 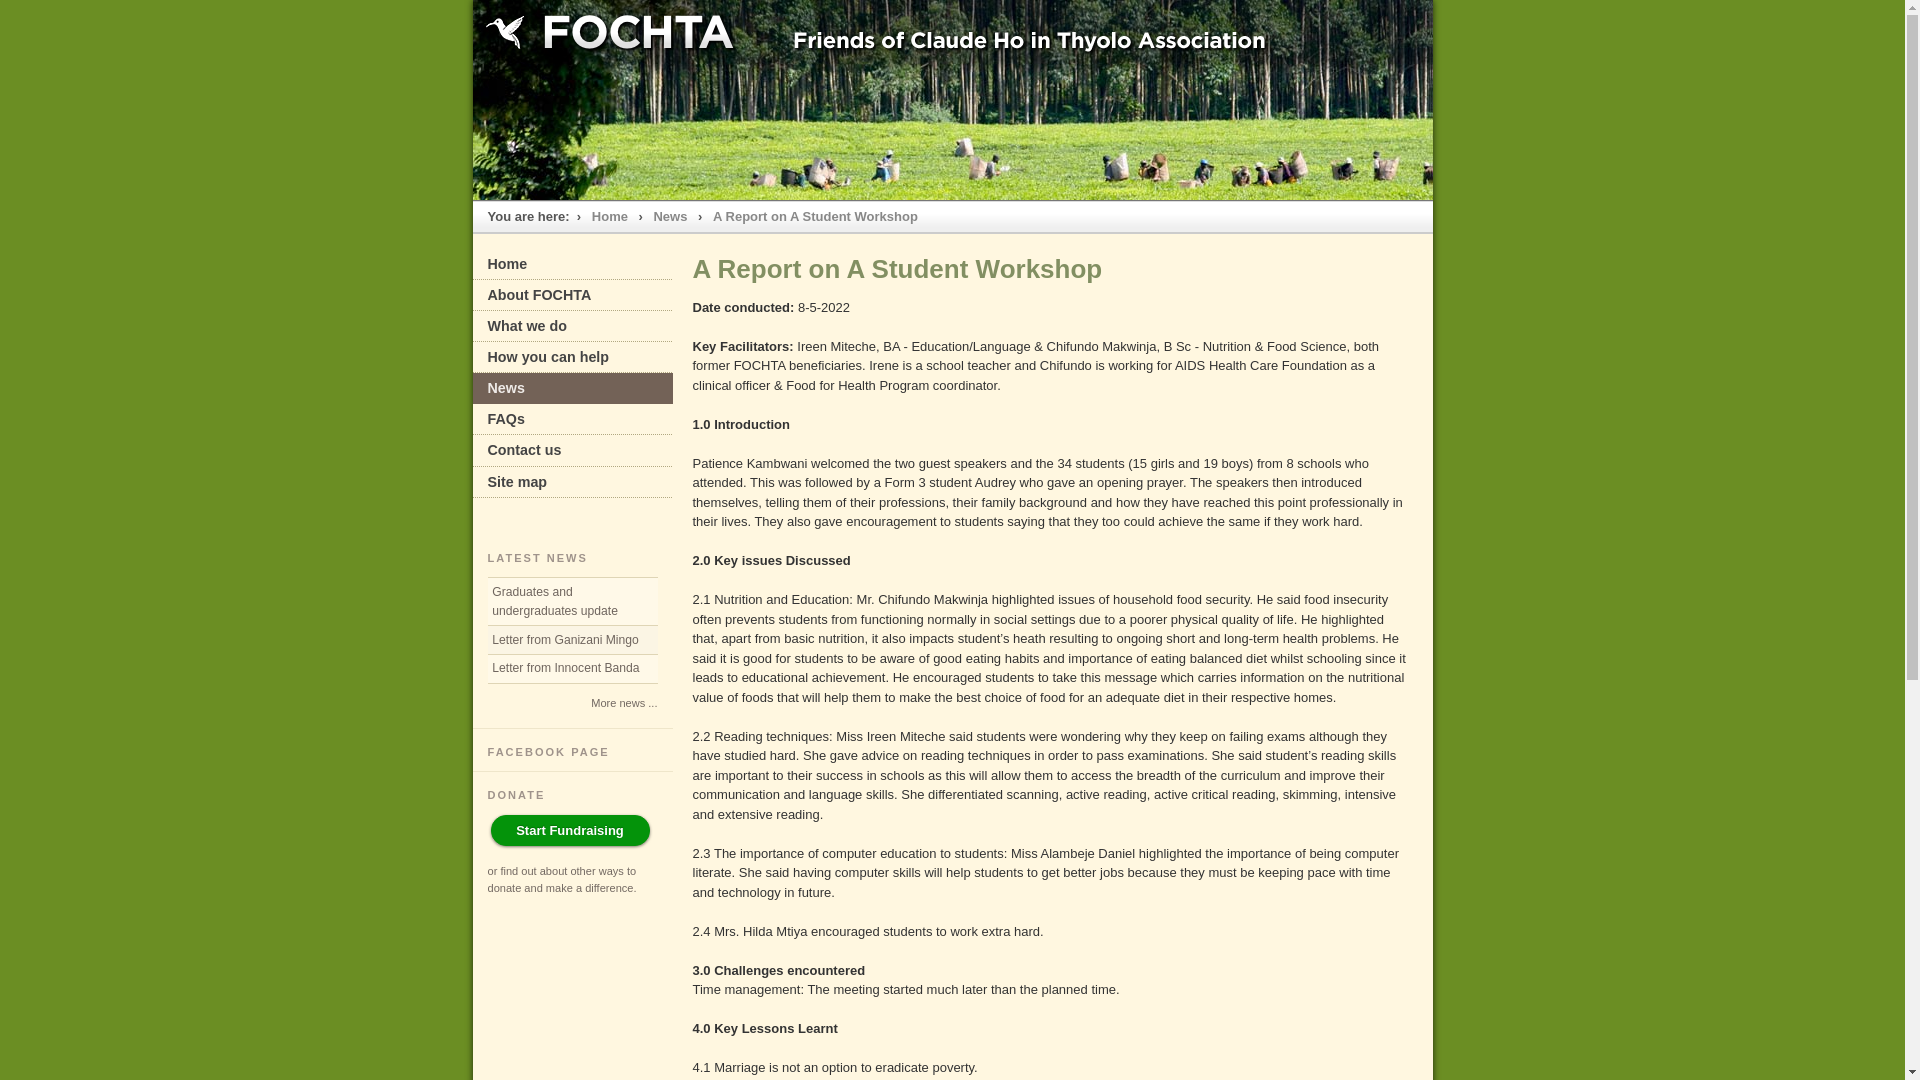 What do you see at coordinates (570, 295) in the screenshot?
I see `'About FOCHTA'` at bounding box center [570, 295].